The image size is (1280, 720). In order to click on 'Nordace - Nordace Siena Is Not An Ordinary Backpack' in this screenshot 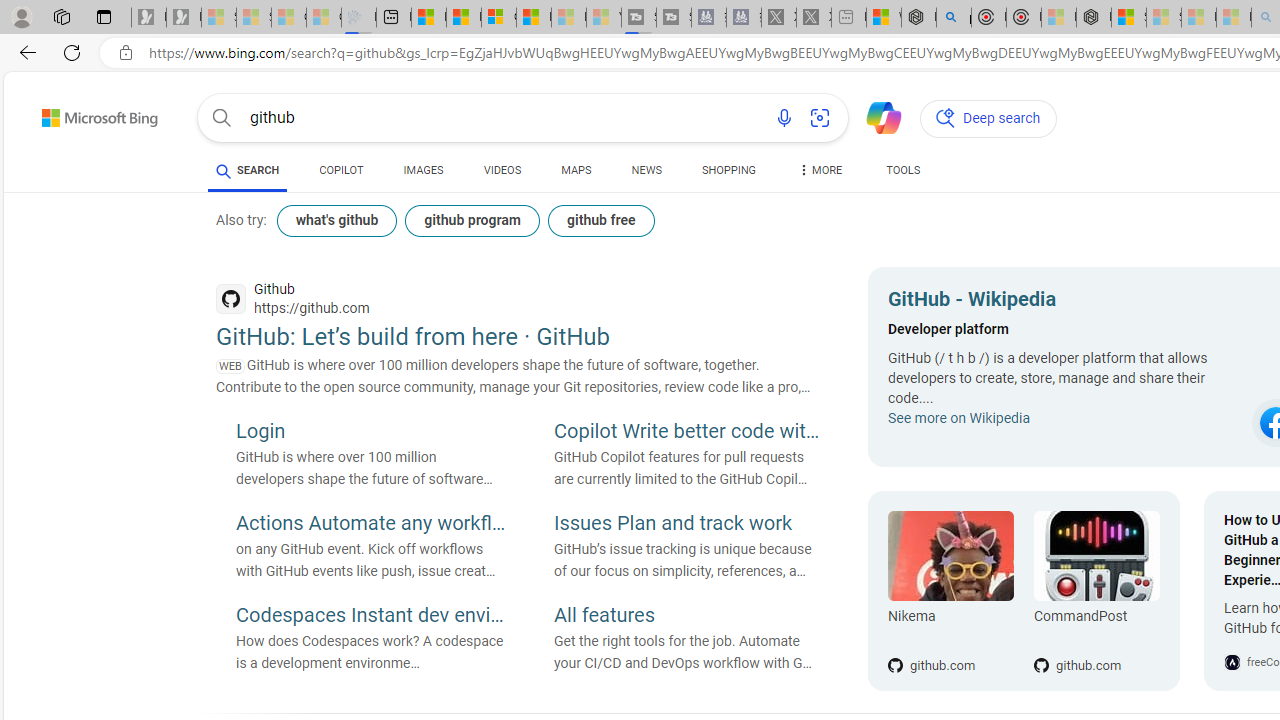, I will do `click(1092, 17)`.